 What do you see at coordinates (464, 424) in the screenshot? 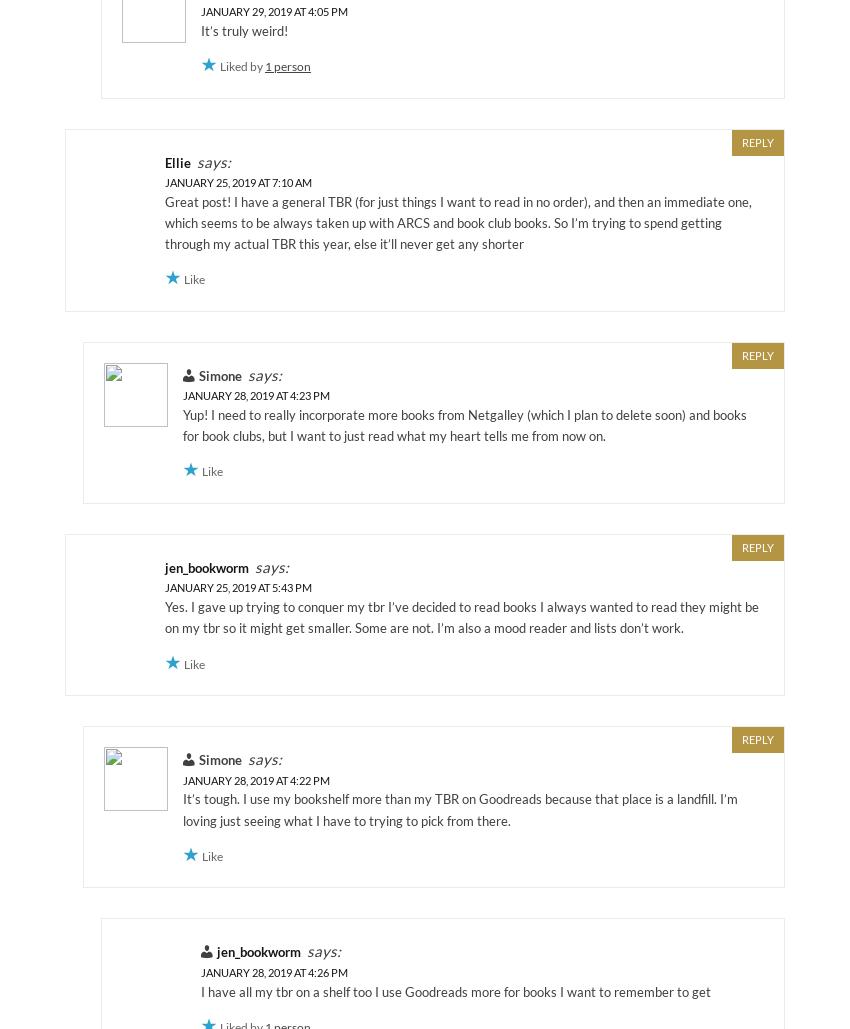
I see `'Yup! I need to really incorporate more books from Netgalley (which I plan to delete soon) and books for book clubs, but I want to just read what my heart tells me from now on.'` at bounding box center [464, 424].